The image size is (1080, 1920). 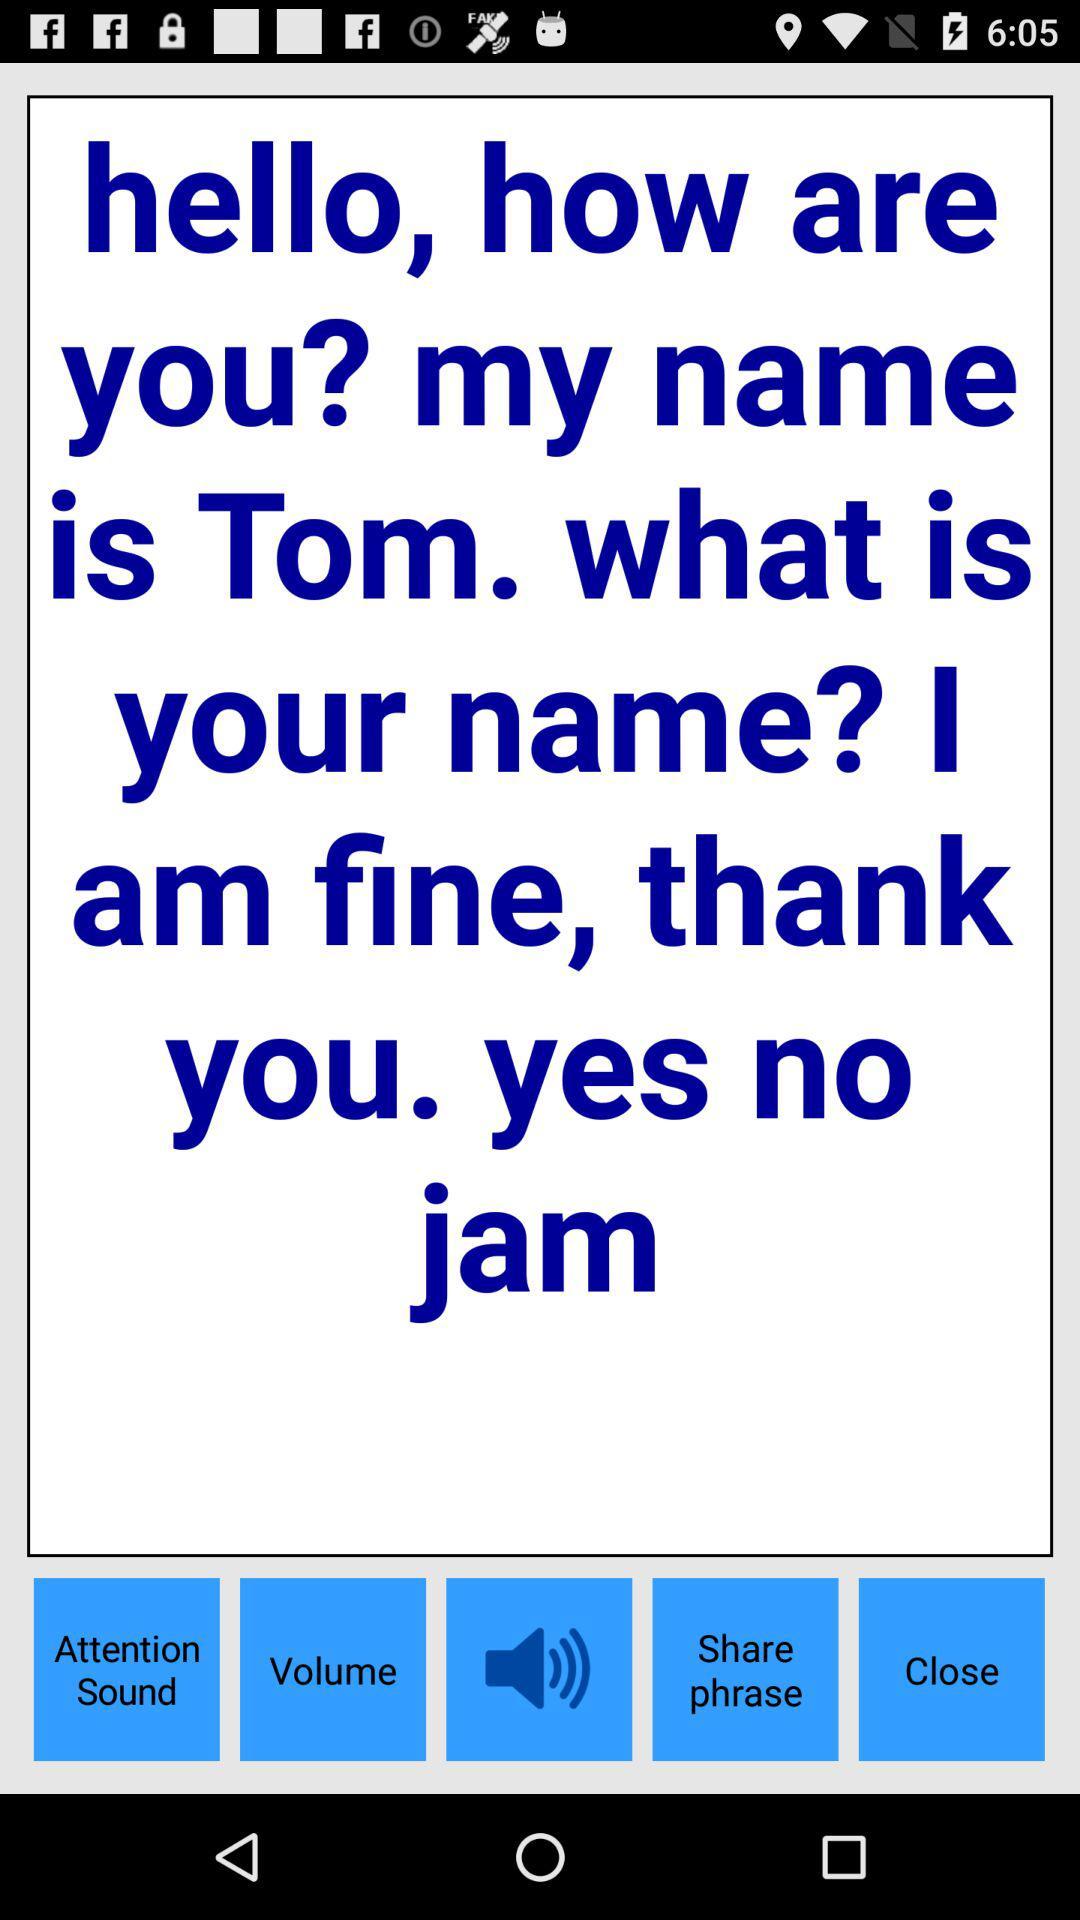 I want to click on the app below the hello how are item, so click(x=950, y=1669).